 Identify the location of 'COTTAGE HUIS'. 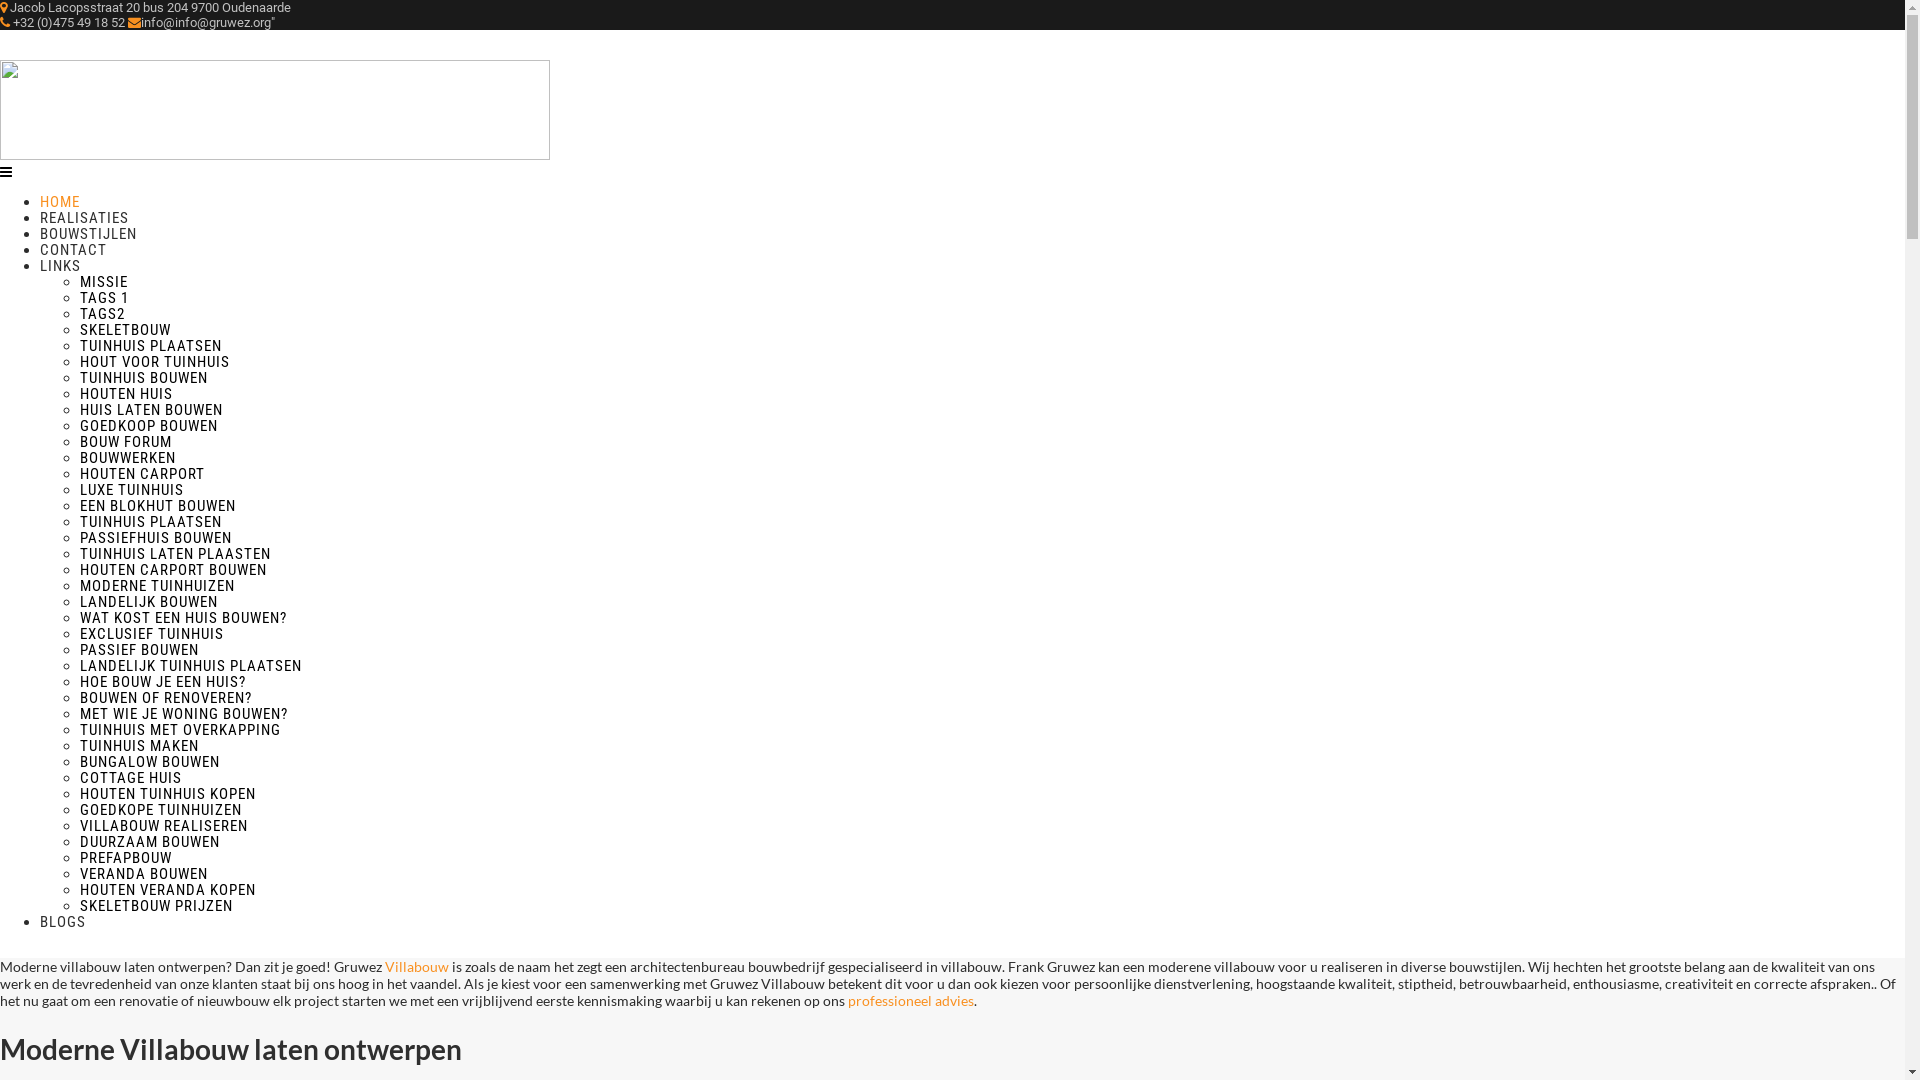
(129, 777).